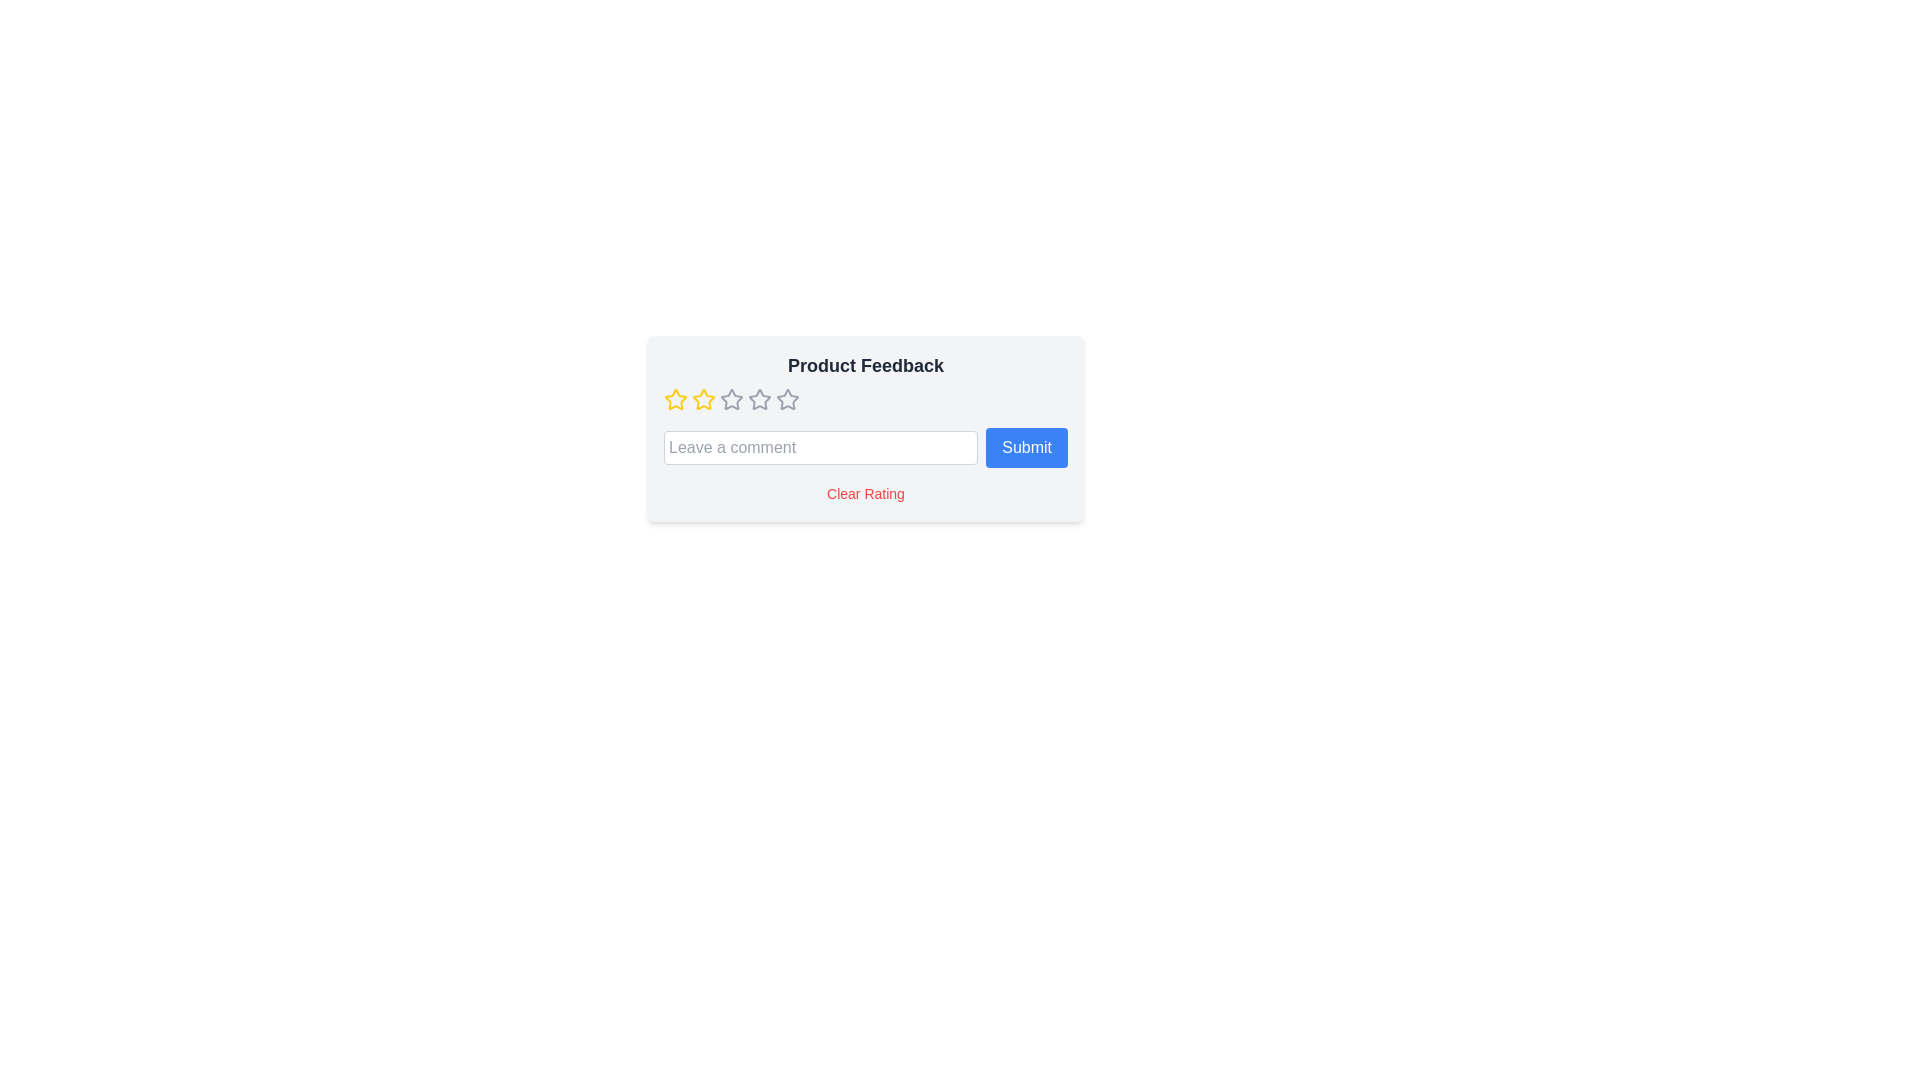 The height and width of the screenshot is (1080, 1920). I want to click on the text field and type the comment 'This is a test comment', so click(820, 446).